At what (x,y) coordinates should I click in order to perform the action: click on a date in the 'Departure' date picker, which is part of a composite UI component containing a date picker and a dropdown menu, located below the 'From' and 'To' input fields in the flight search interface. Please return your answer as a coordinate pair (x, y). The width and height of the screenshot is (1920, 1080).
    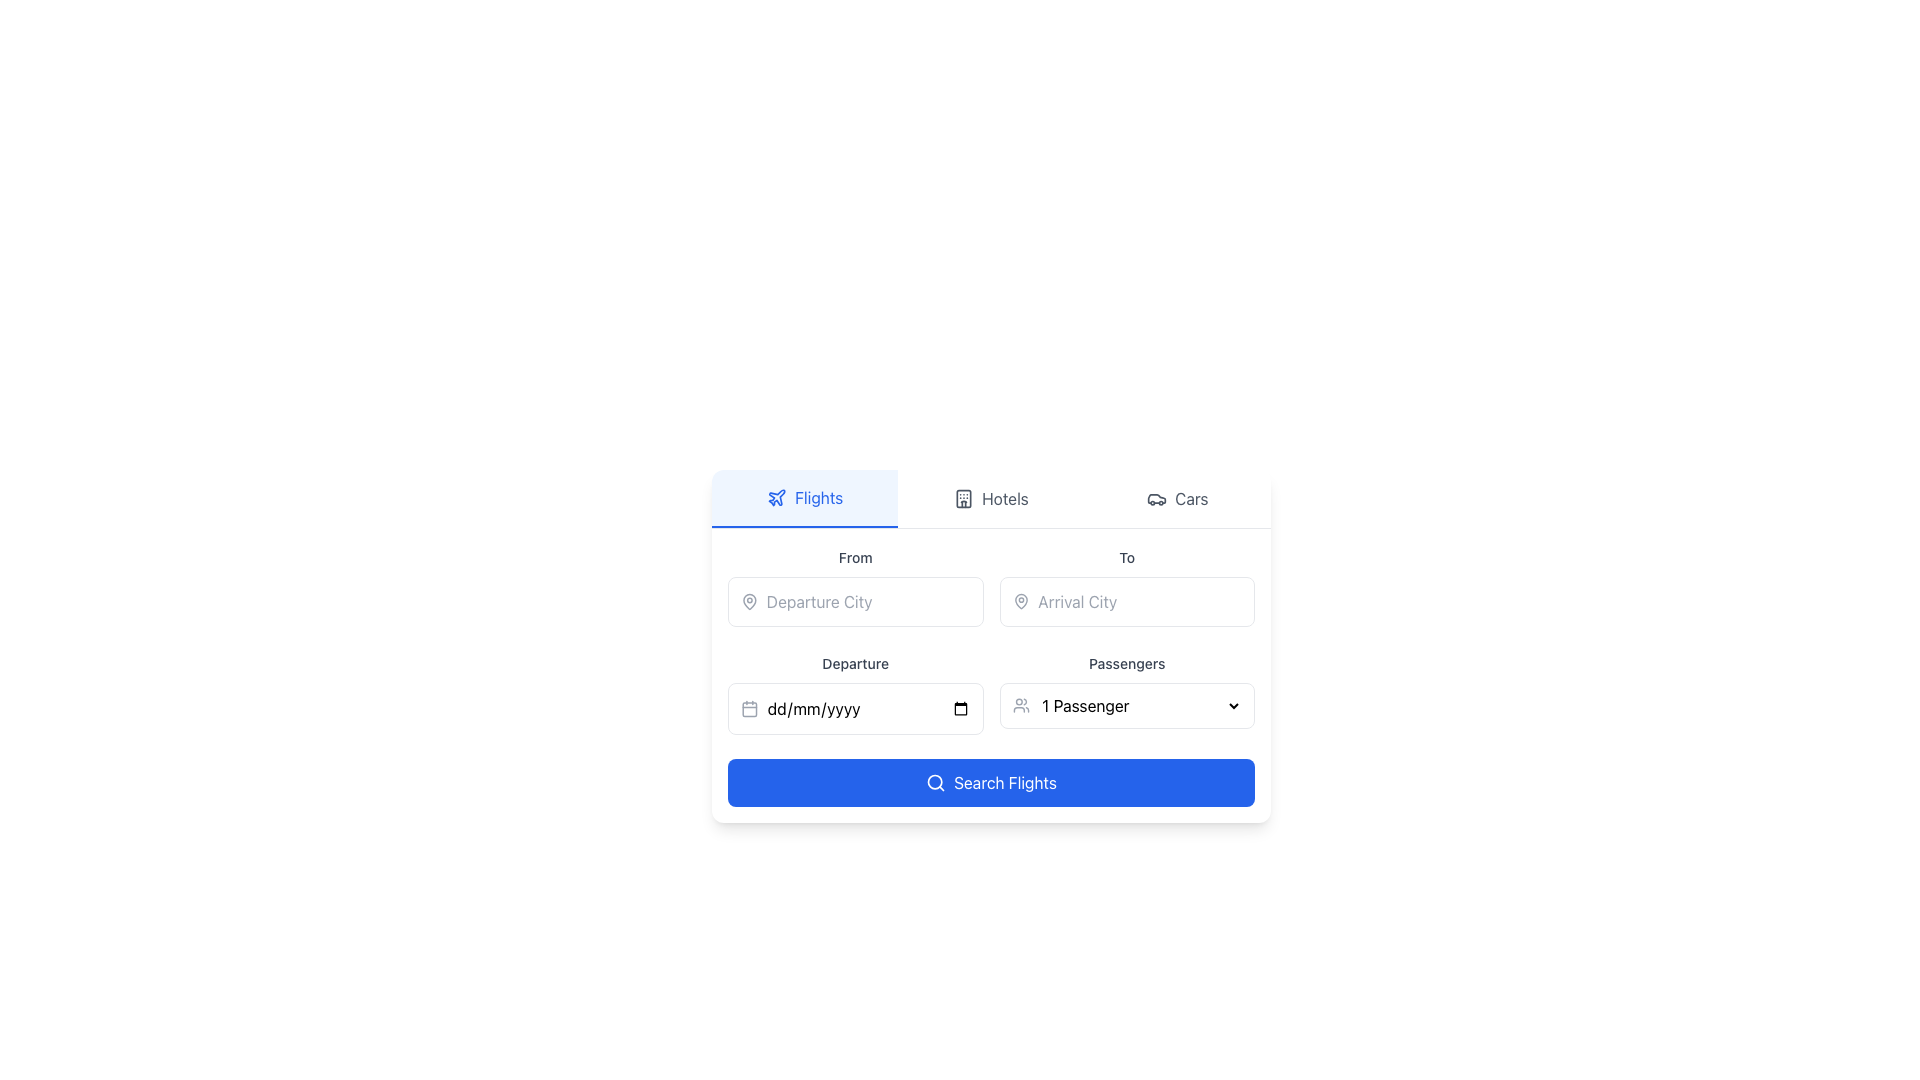
    Looking at the image, I should click on (991, 692).